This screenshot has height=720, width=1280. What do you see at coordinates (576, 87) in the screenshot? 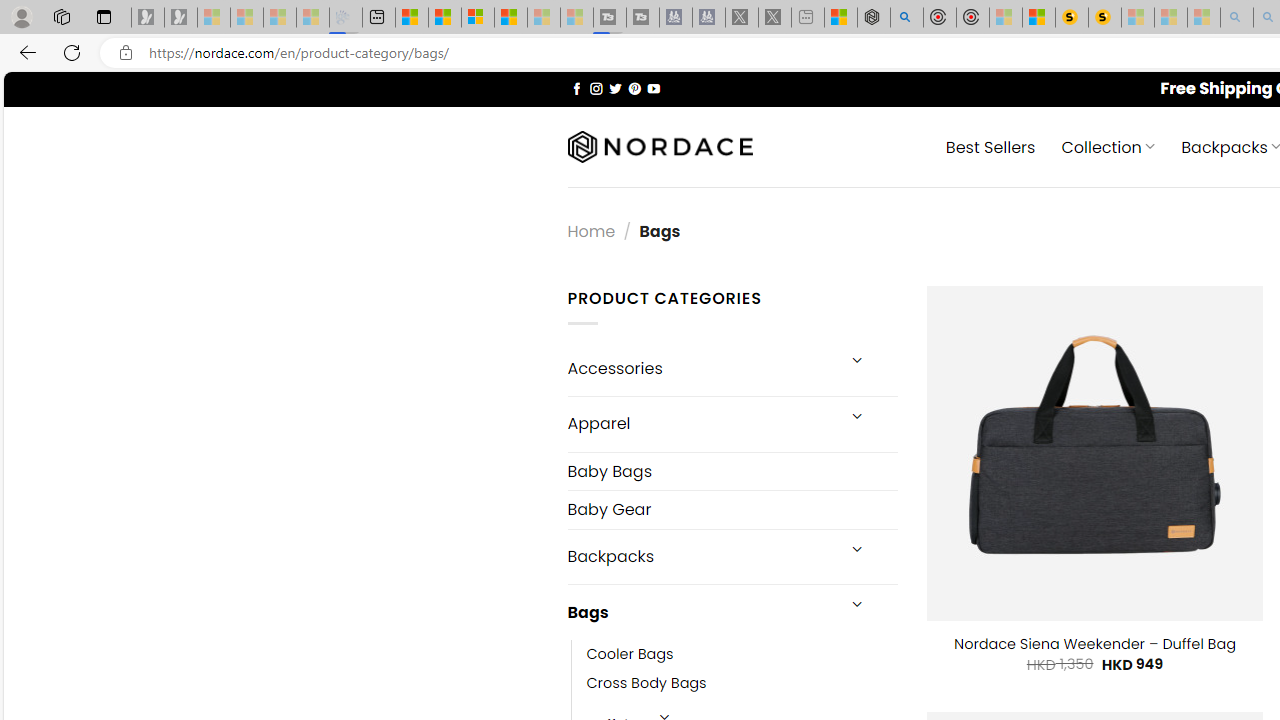
I see `'Follow on Facebook'` at bounding box center [576, 87].